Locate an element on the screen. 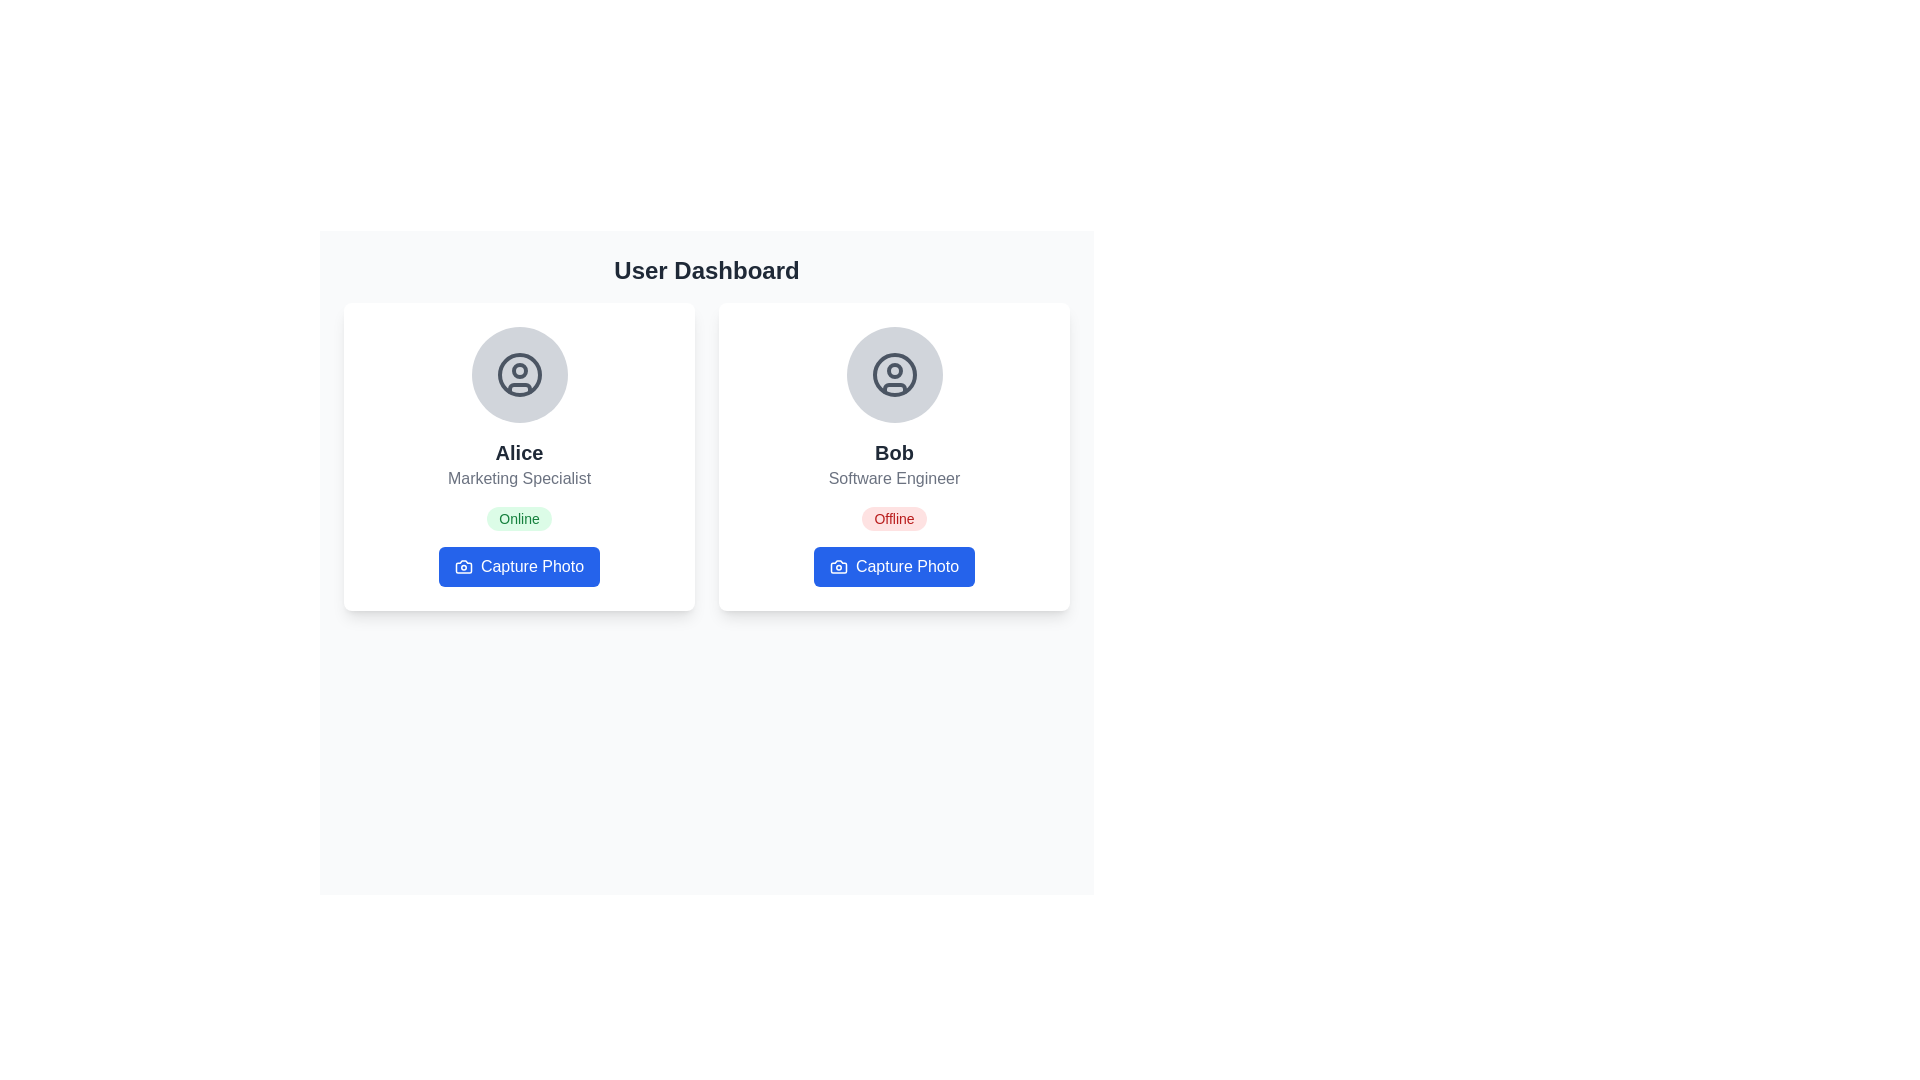 The width and height of the screenshot is (1920, 1080). the Profile Placeholder image at the top of Alice's card is located at coordinates (519, 374).